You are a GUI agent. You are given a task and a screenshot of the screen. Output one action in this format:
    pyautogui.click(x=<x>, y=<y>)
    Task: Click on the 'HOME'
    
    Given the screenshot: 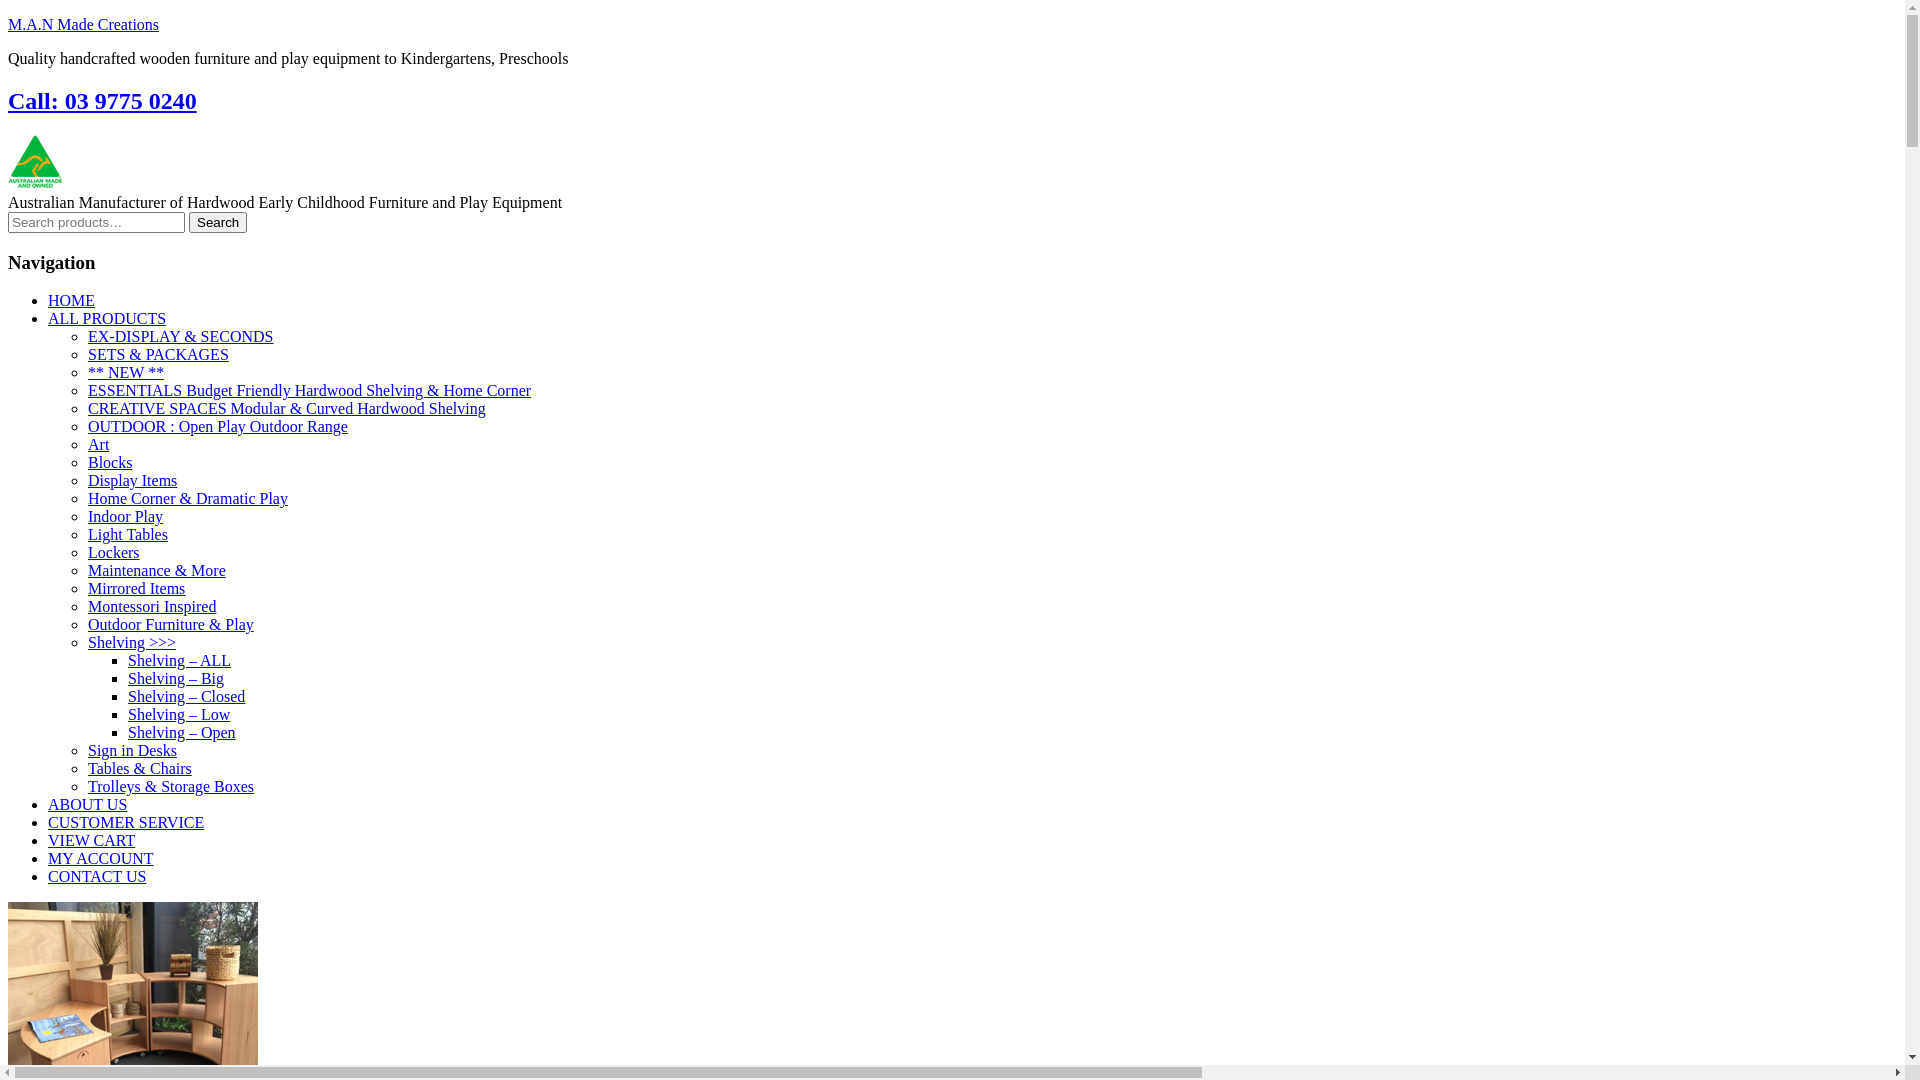 What is the action you would take?
    pyautogui.click(x=71, y=300)
    